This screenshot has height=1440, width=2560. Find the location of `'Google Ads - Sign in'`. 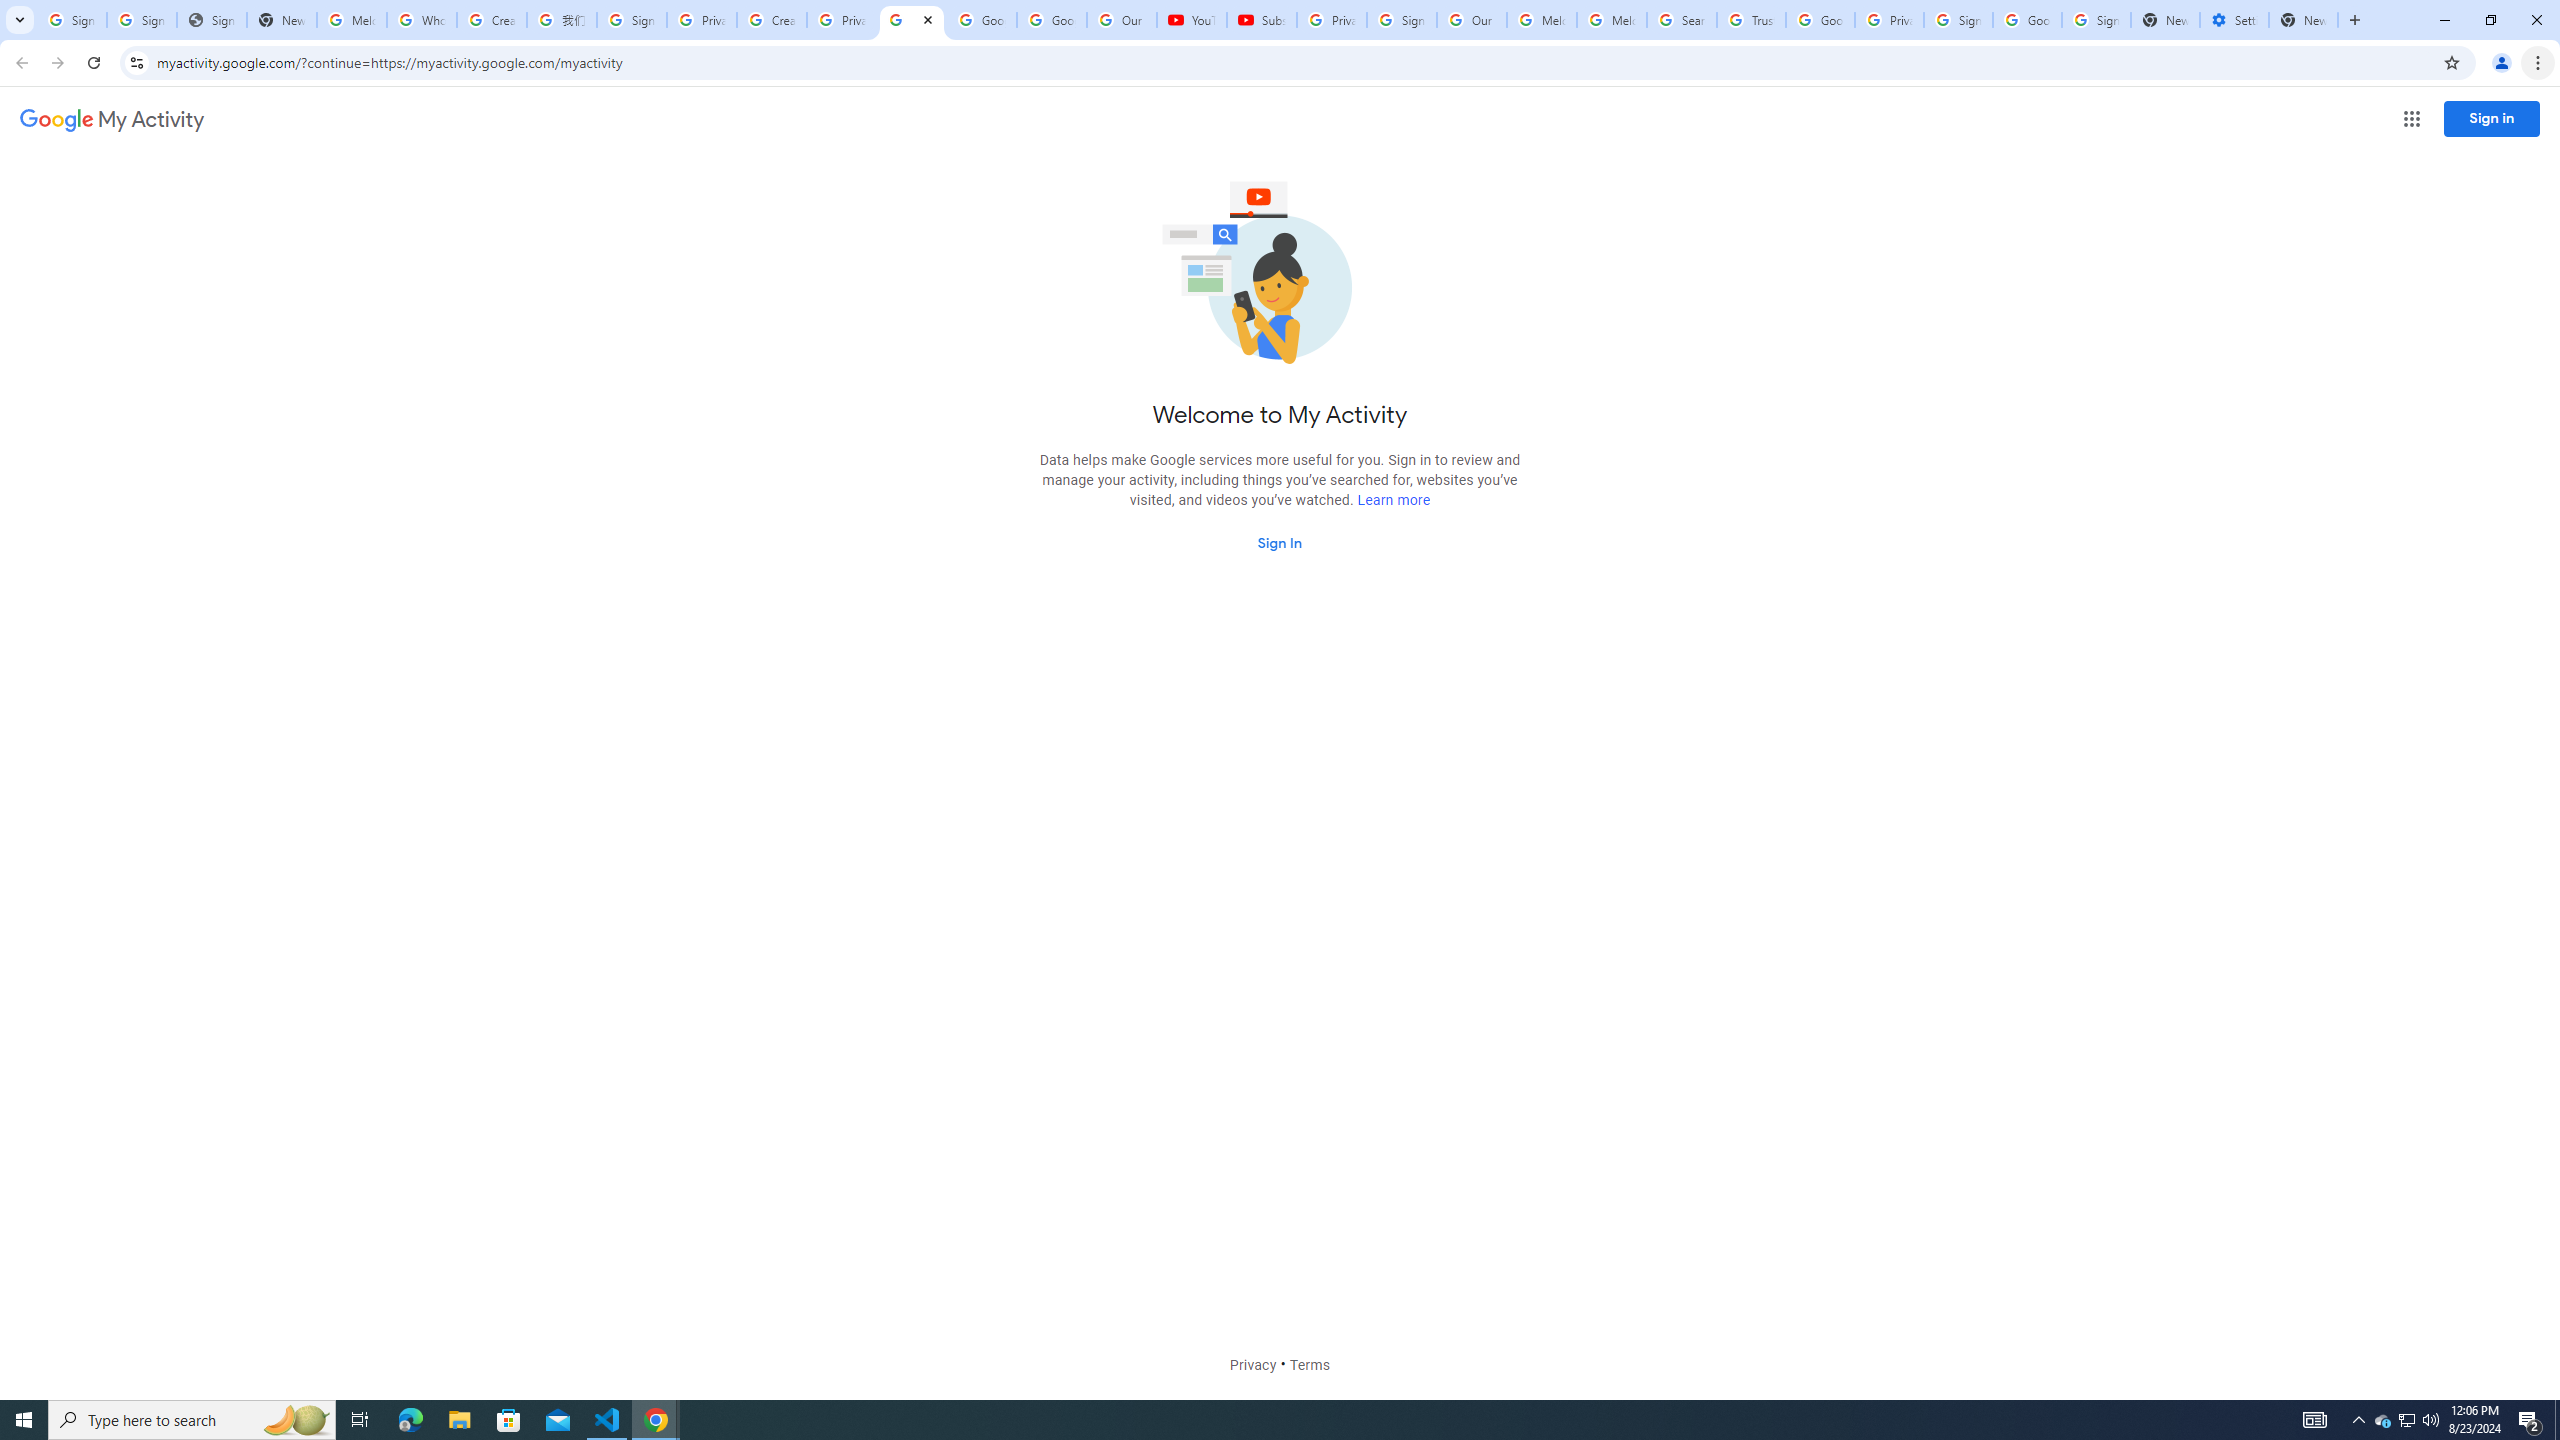

'Google Ads - Sign in' is located at coordinates (1819, 19).